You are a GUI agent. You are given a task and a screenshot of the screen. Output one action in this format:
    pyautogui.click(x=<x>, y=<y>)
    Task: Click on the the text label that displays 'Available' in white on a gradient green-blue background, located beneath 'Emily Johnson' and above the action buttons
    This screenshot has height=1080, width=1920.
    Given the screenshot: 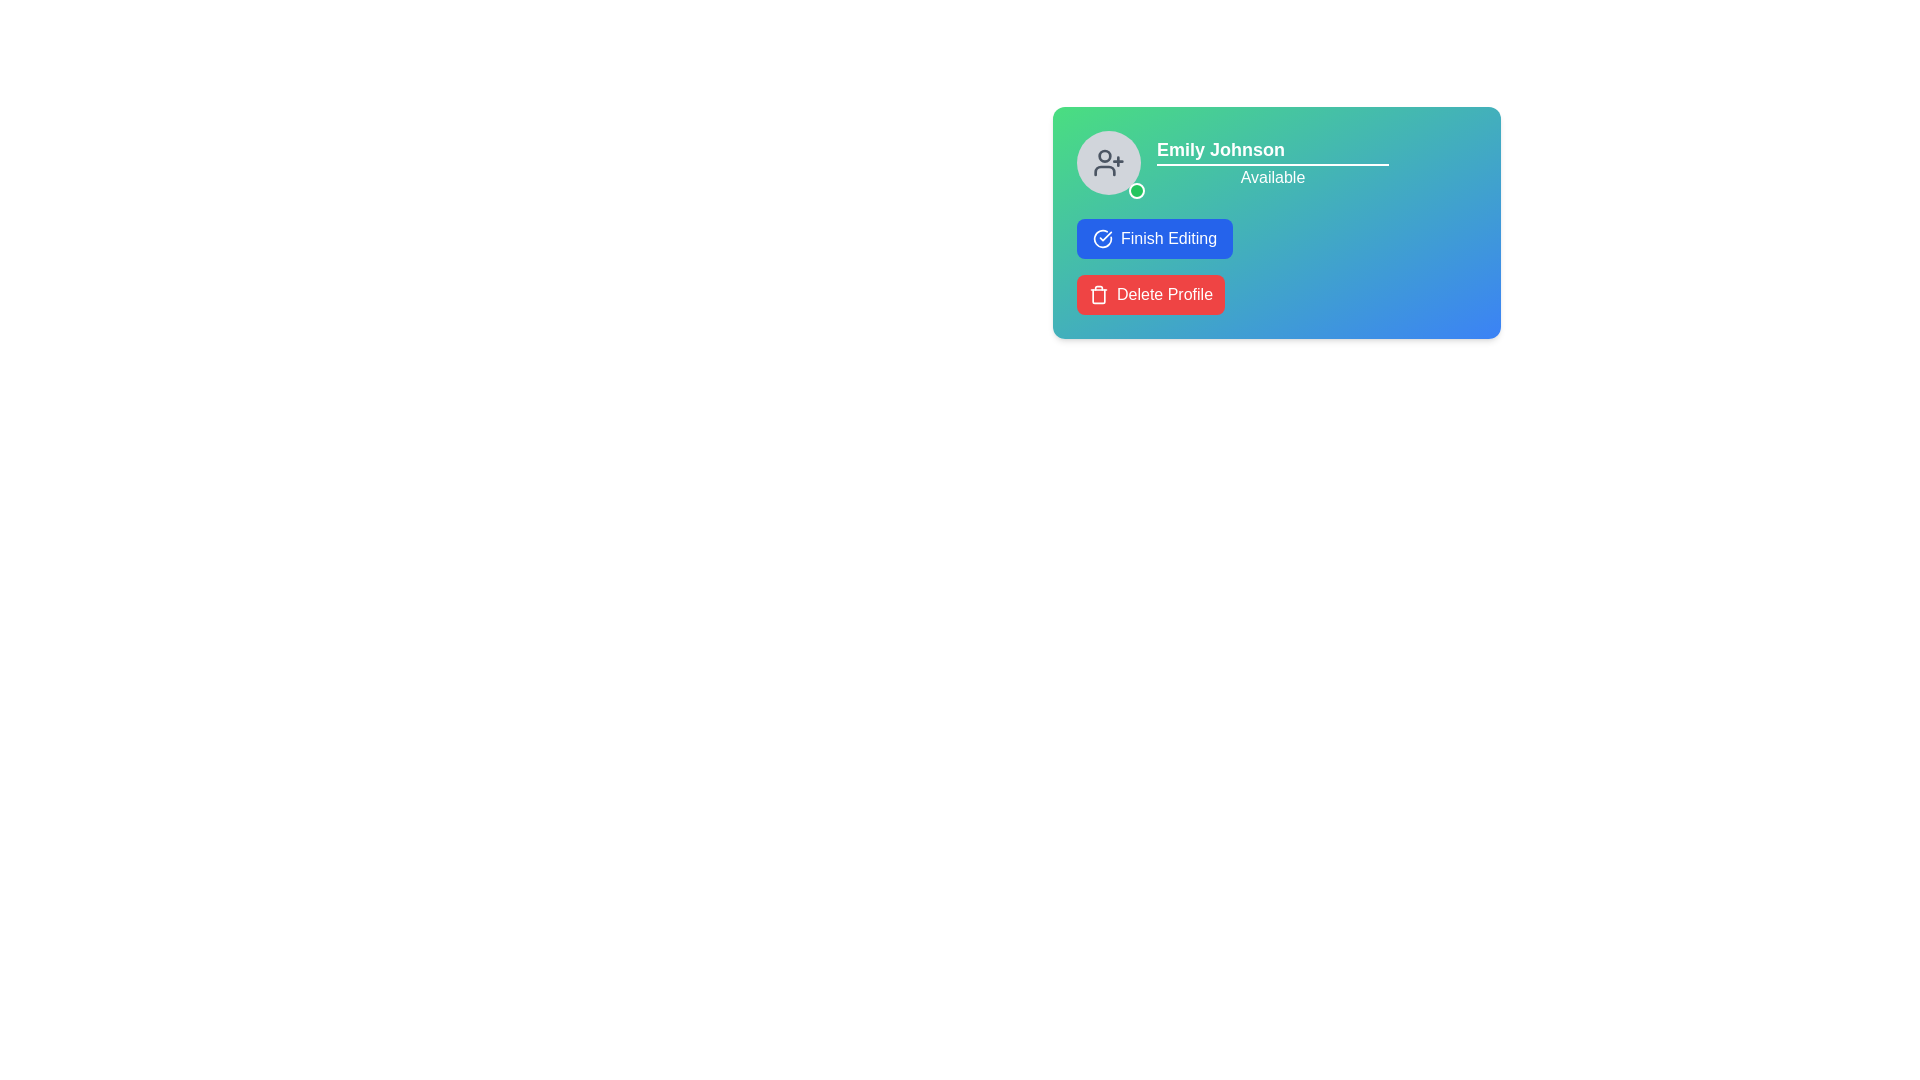 What is the action you would take?
    pyautogui.click(x=1271, y=176)
    